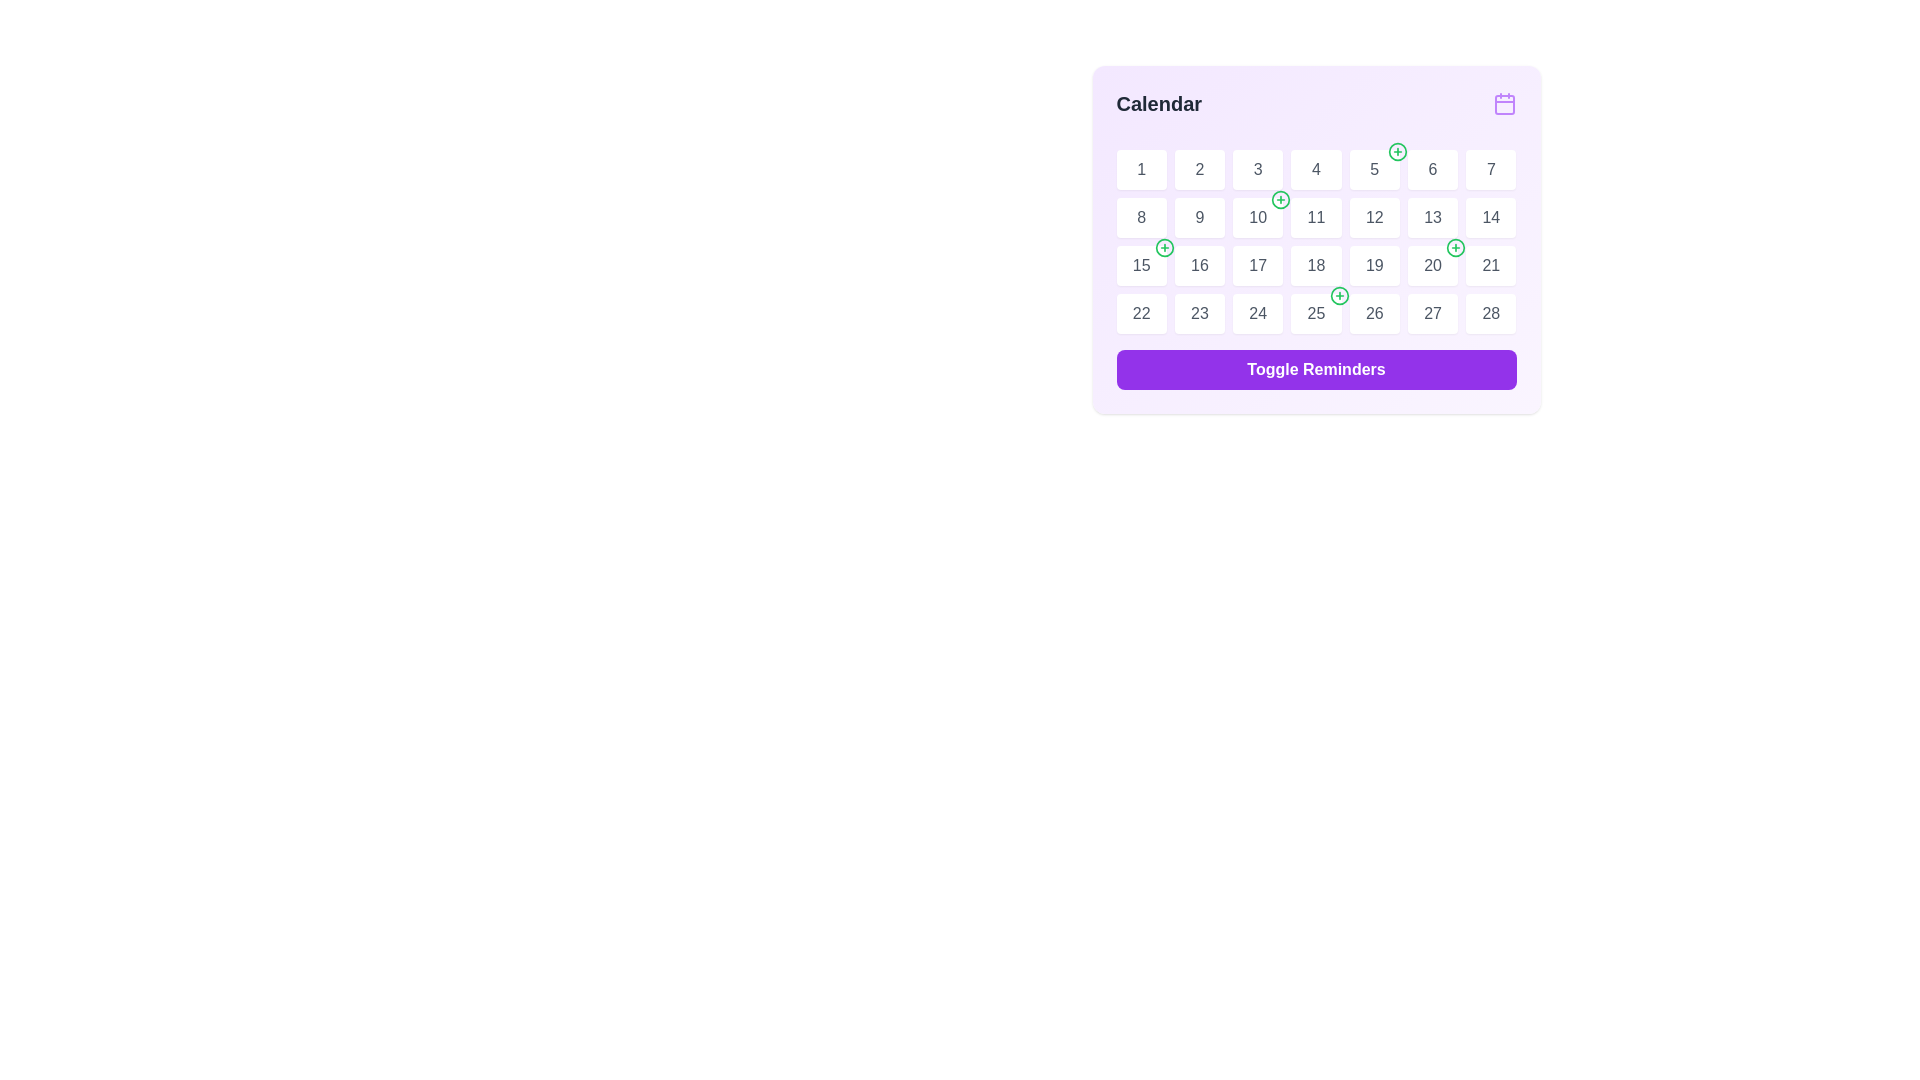  What do you see at coordinates (1200, 217) in the screenshot?
I see `the date indicator text label` at bounding box center [1200, 217].